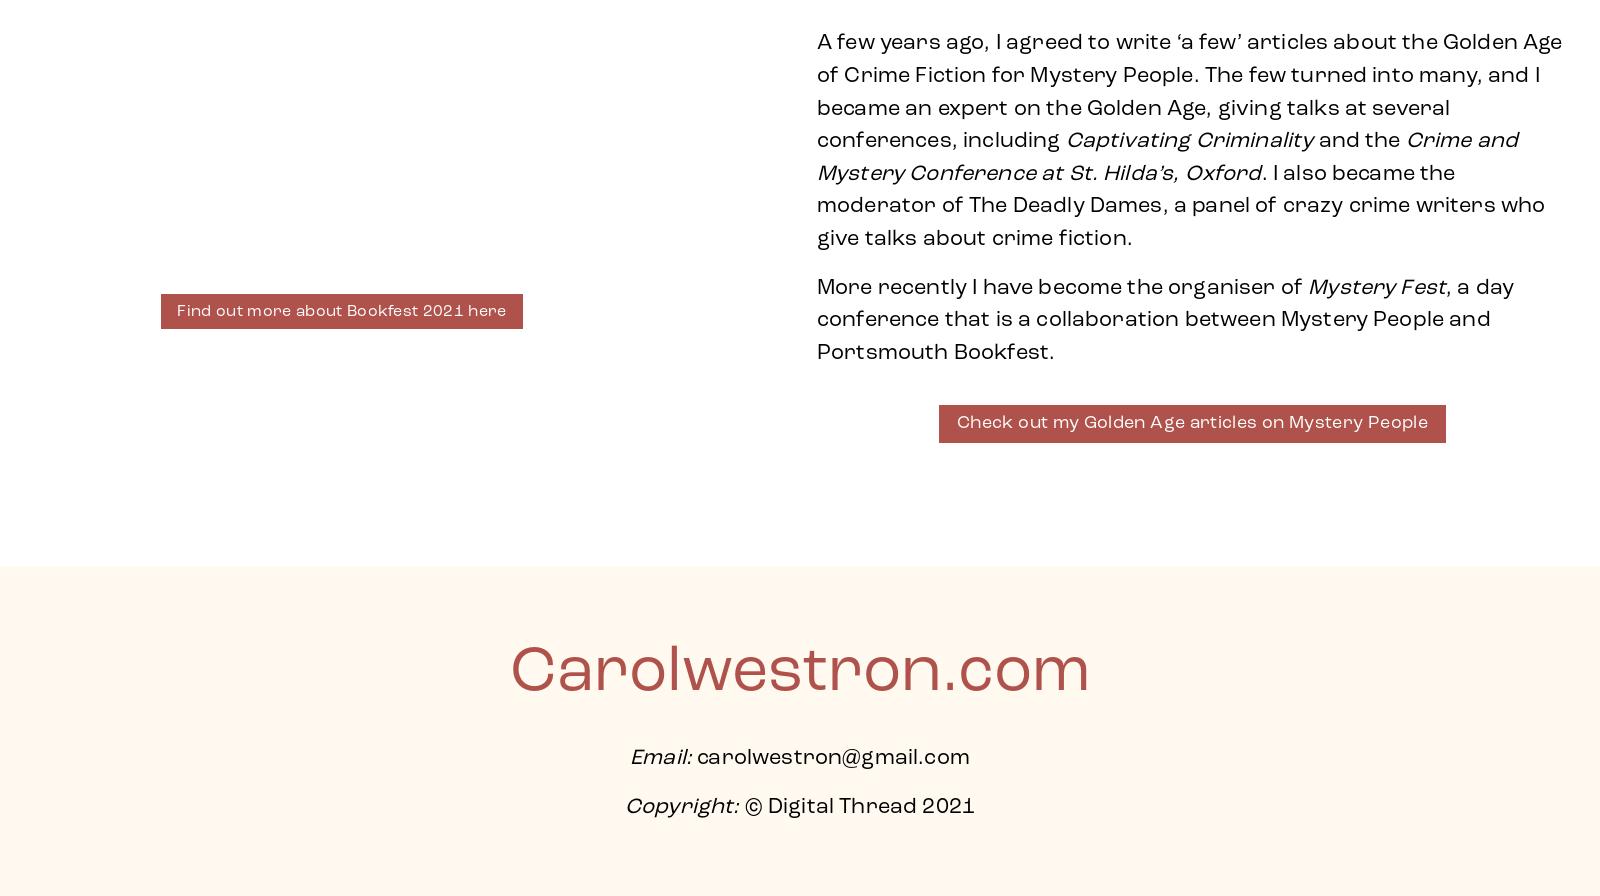 This screenshot has width=1600, height=896. What do you see at coordinates (681, 807) in the screenshot?
I see `'Copyright:'` at bounding box center [681, 807].